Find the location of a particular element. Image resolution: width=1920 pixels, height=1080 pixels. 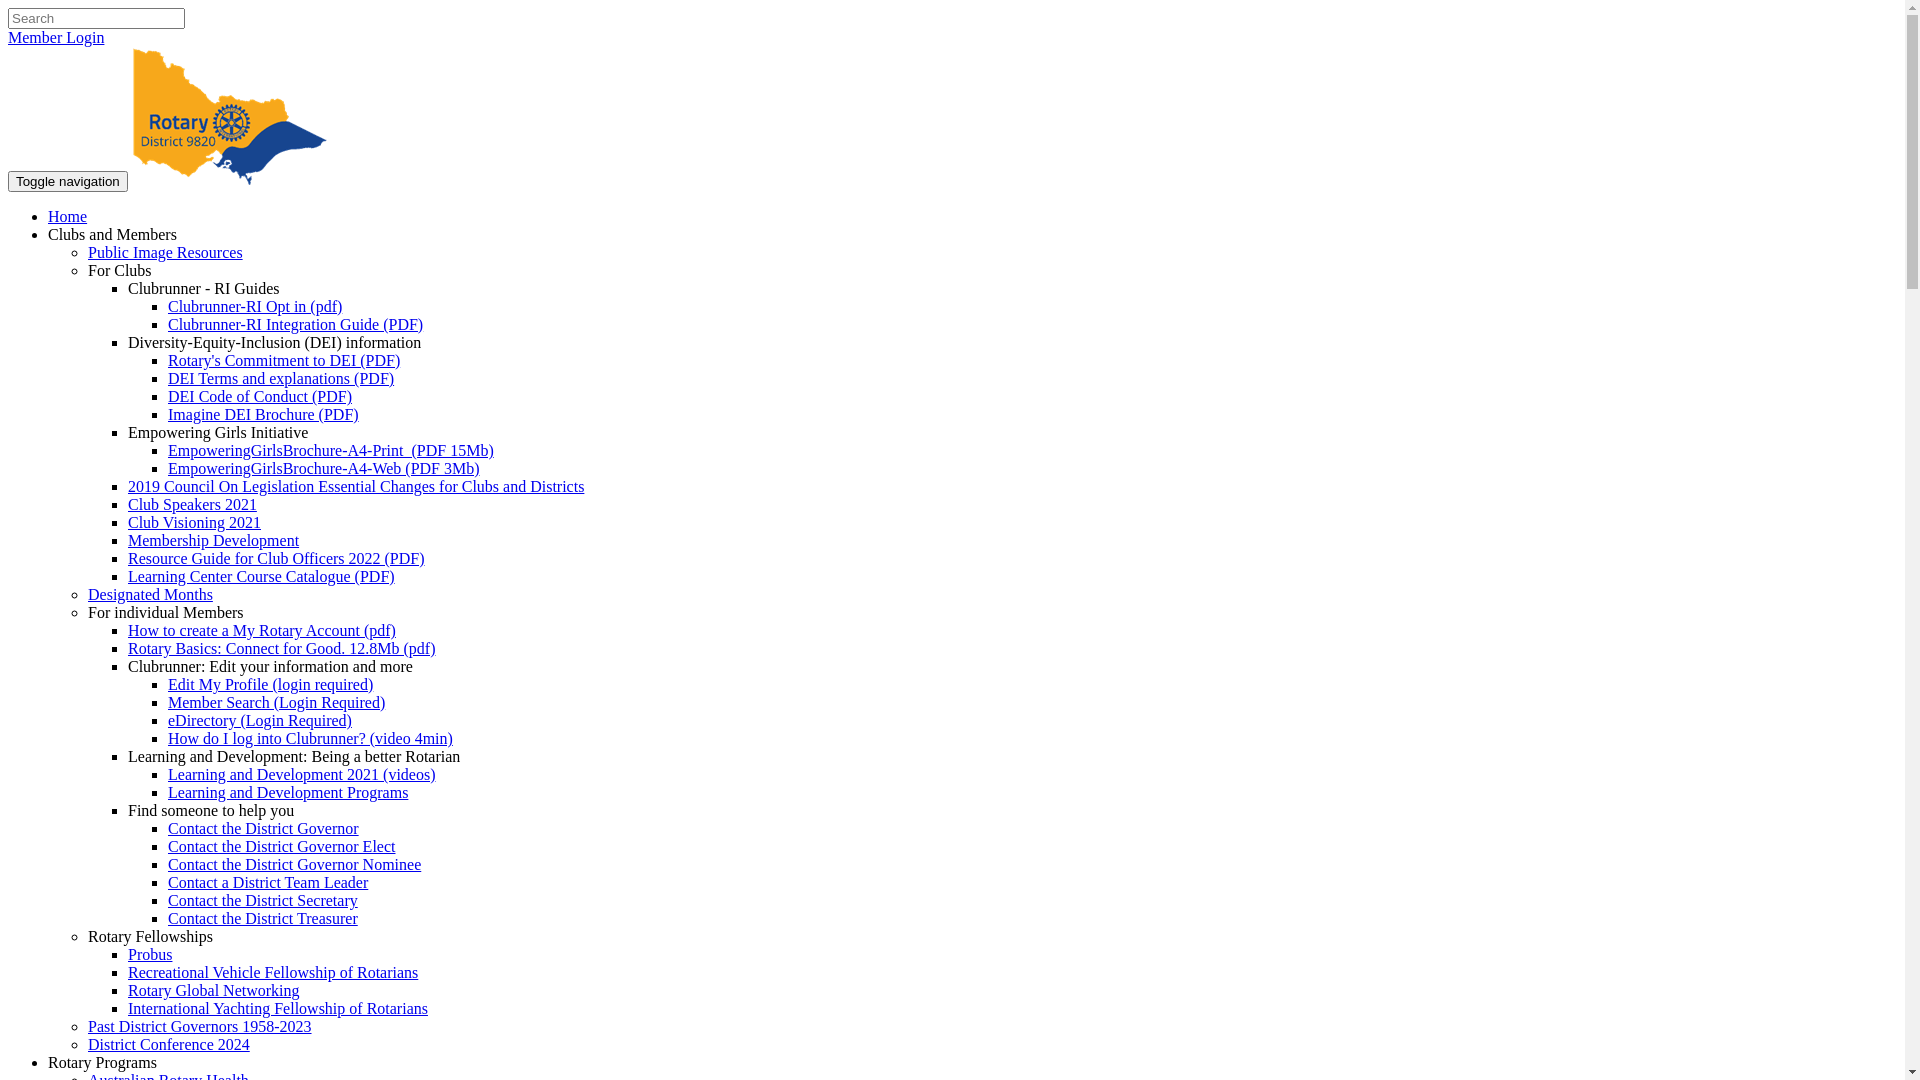

'Rotary Programs' is located at coordinates (101, 1061).